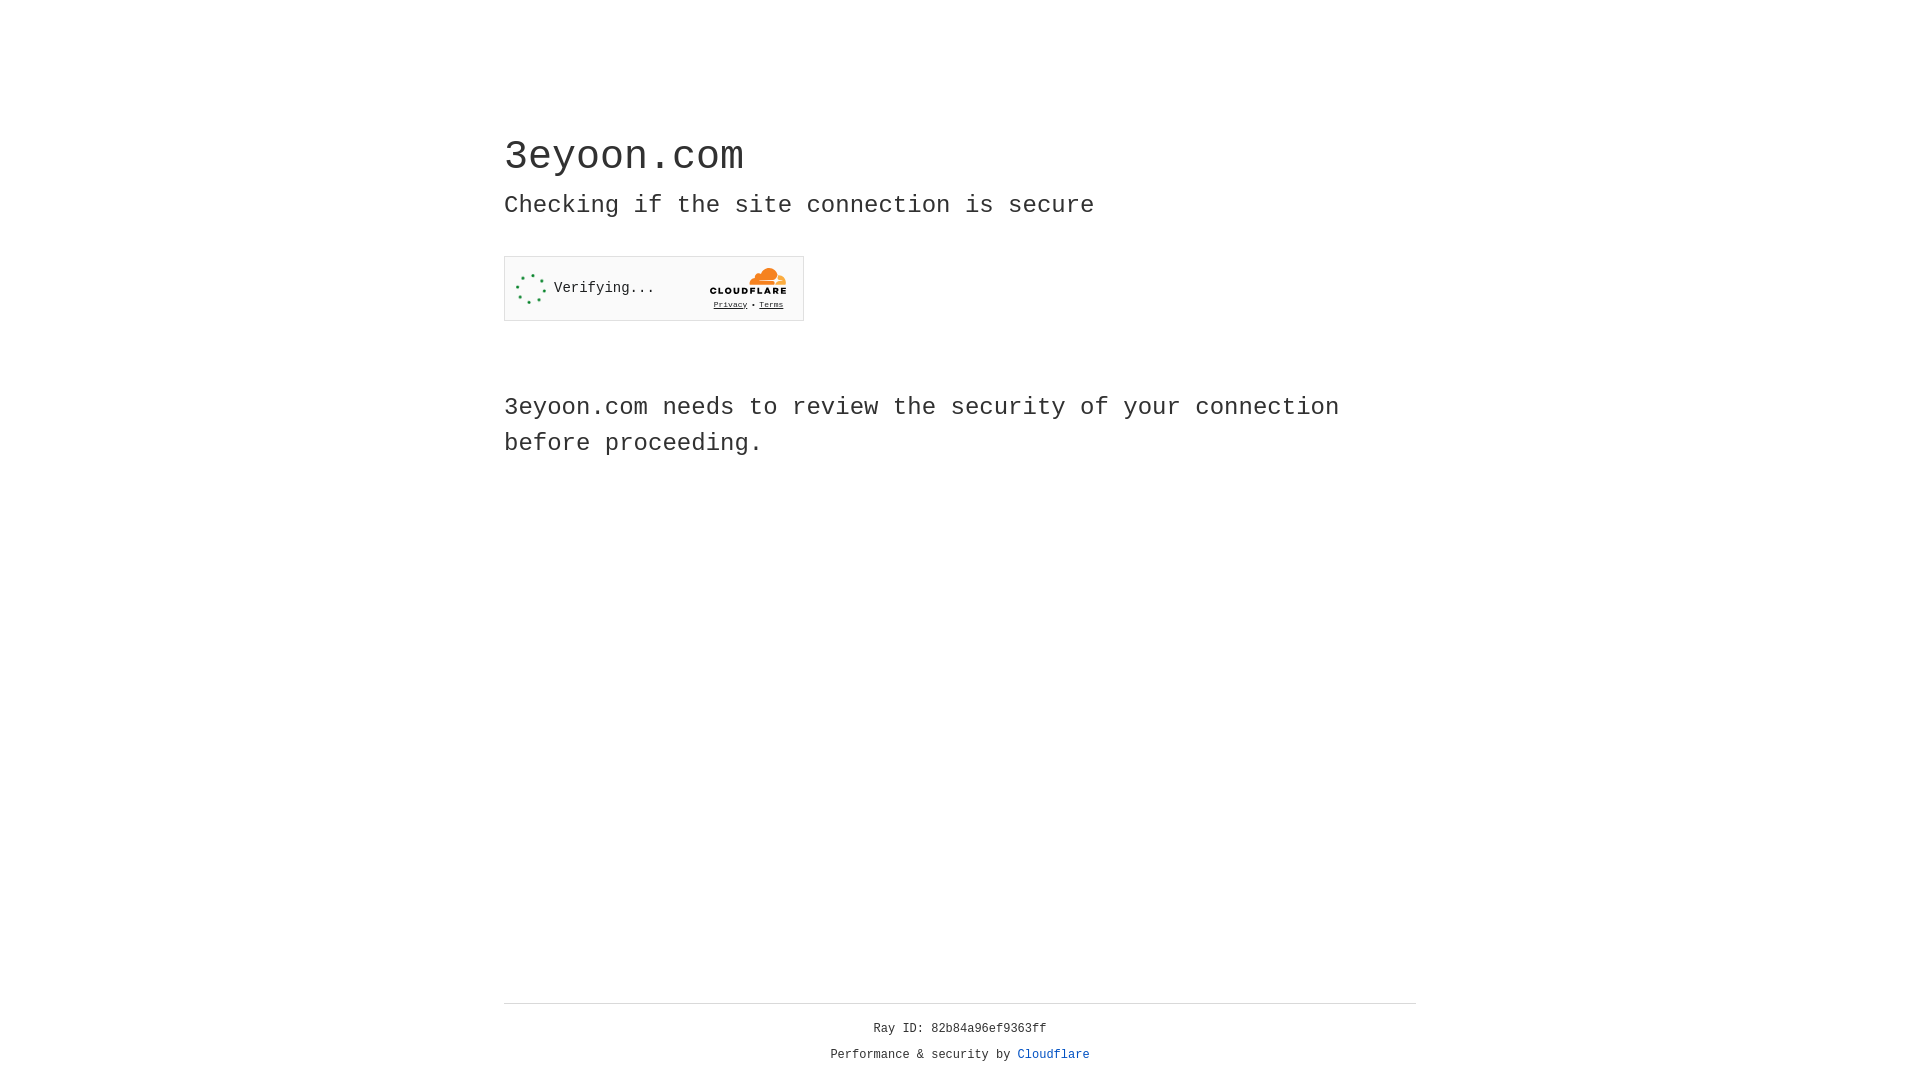  What do you see at coordinates (1053, 1054) in the screenshot?
I see `'Cloudflare'` at bounding box center [1053, 1054].